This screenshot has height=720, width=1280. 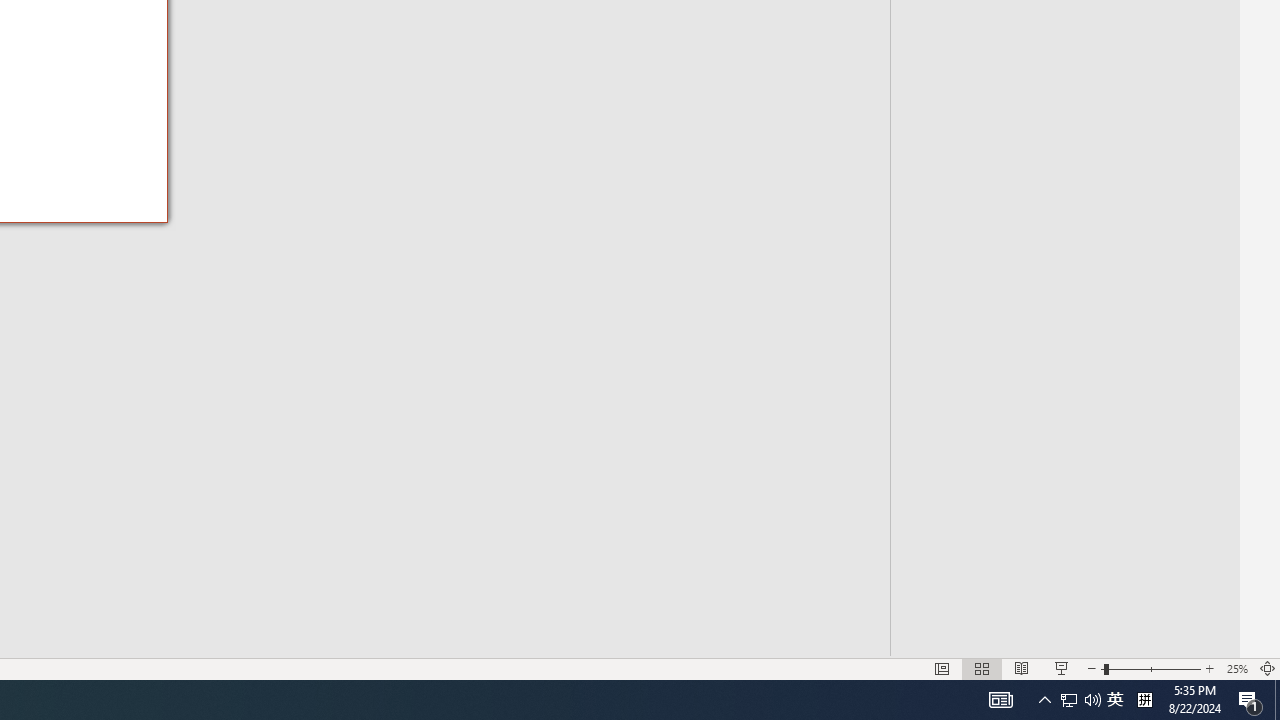 What do you see at coordinates (1250, 698) in the screenshot?
I see `'Action Center, 1 new notification'` at bounding box center [1250, 698].